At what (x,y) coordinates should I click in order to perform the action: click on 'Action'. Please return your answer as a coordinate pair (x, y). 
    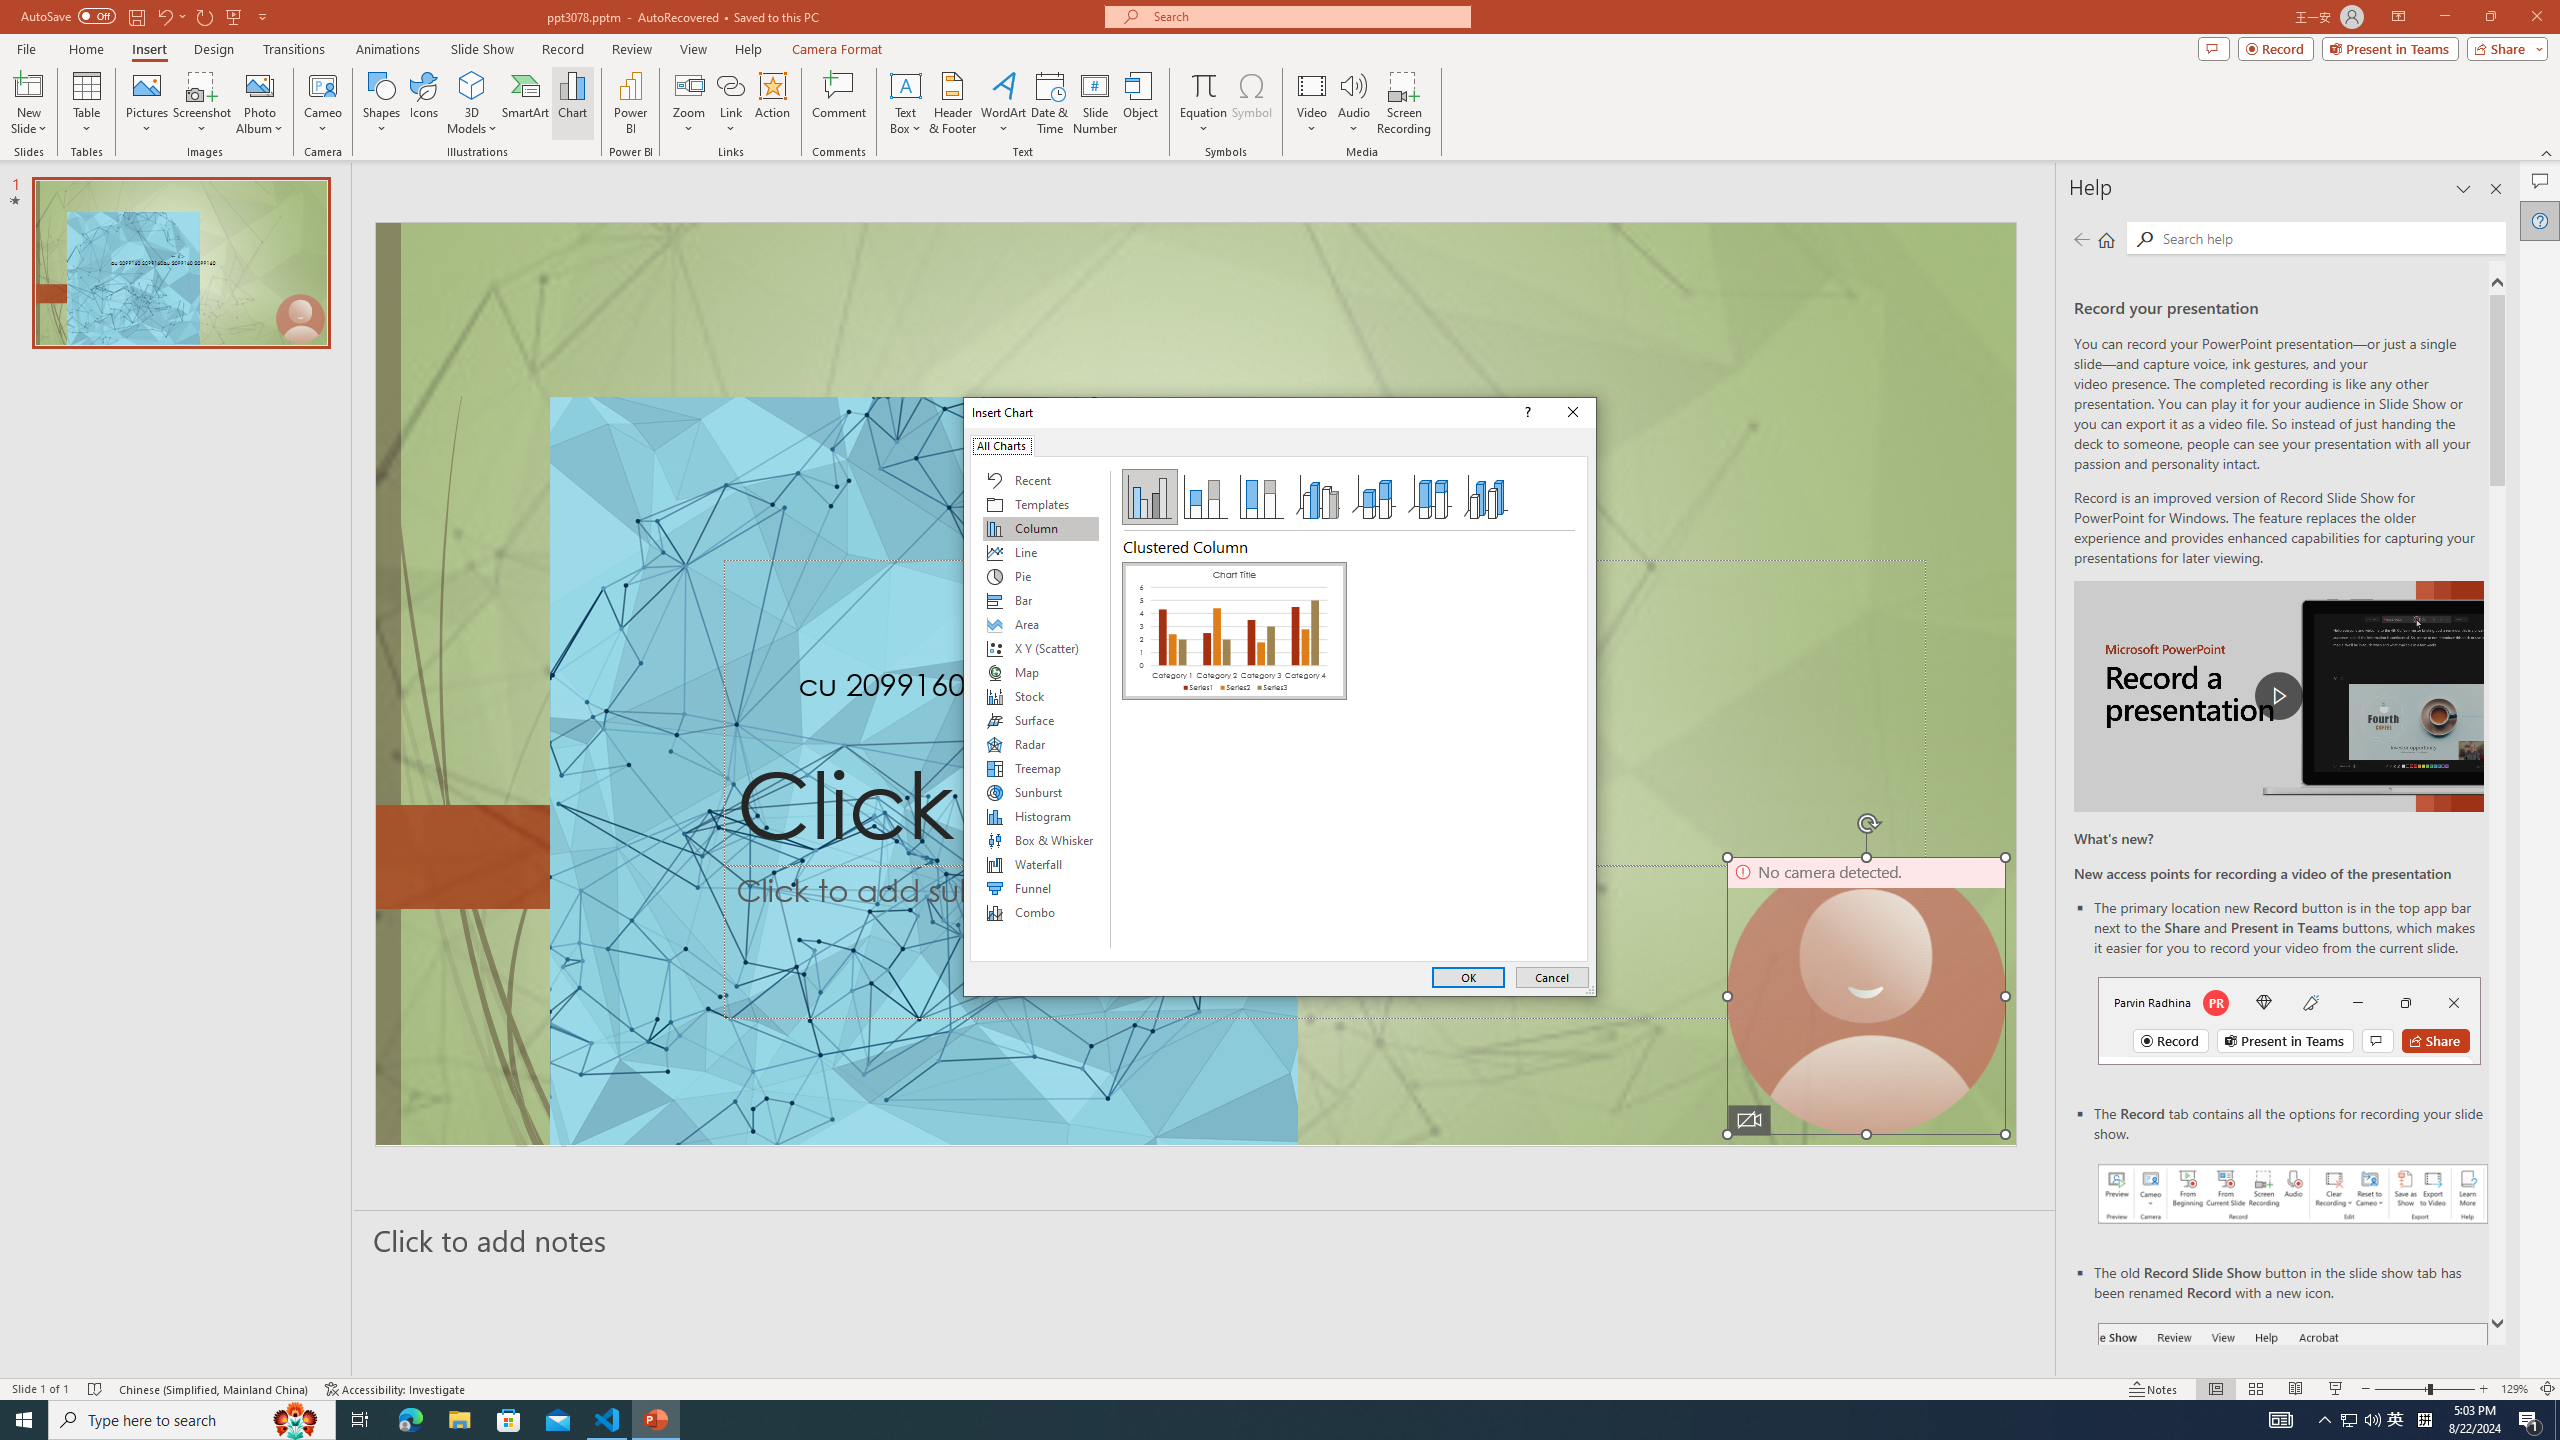
    Looking at the image, I should click on (773, 103).